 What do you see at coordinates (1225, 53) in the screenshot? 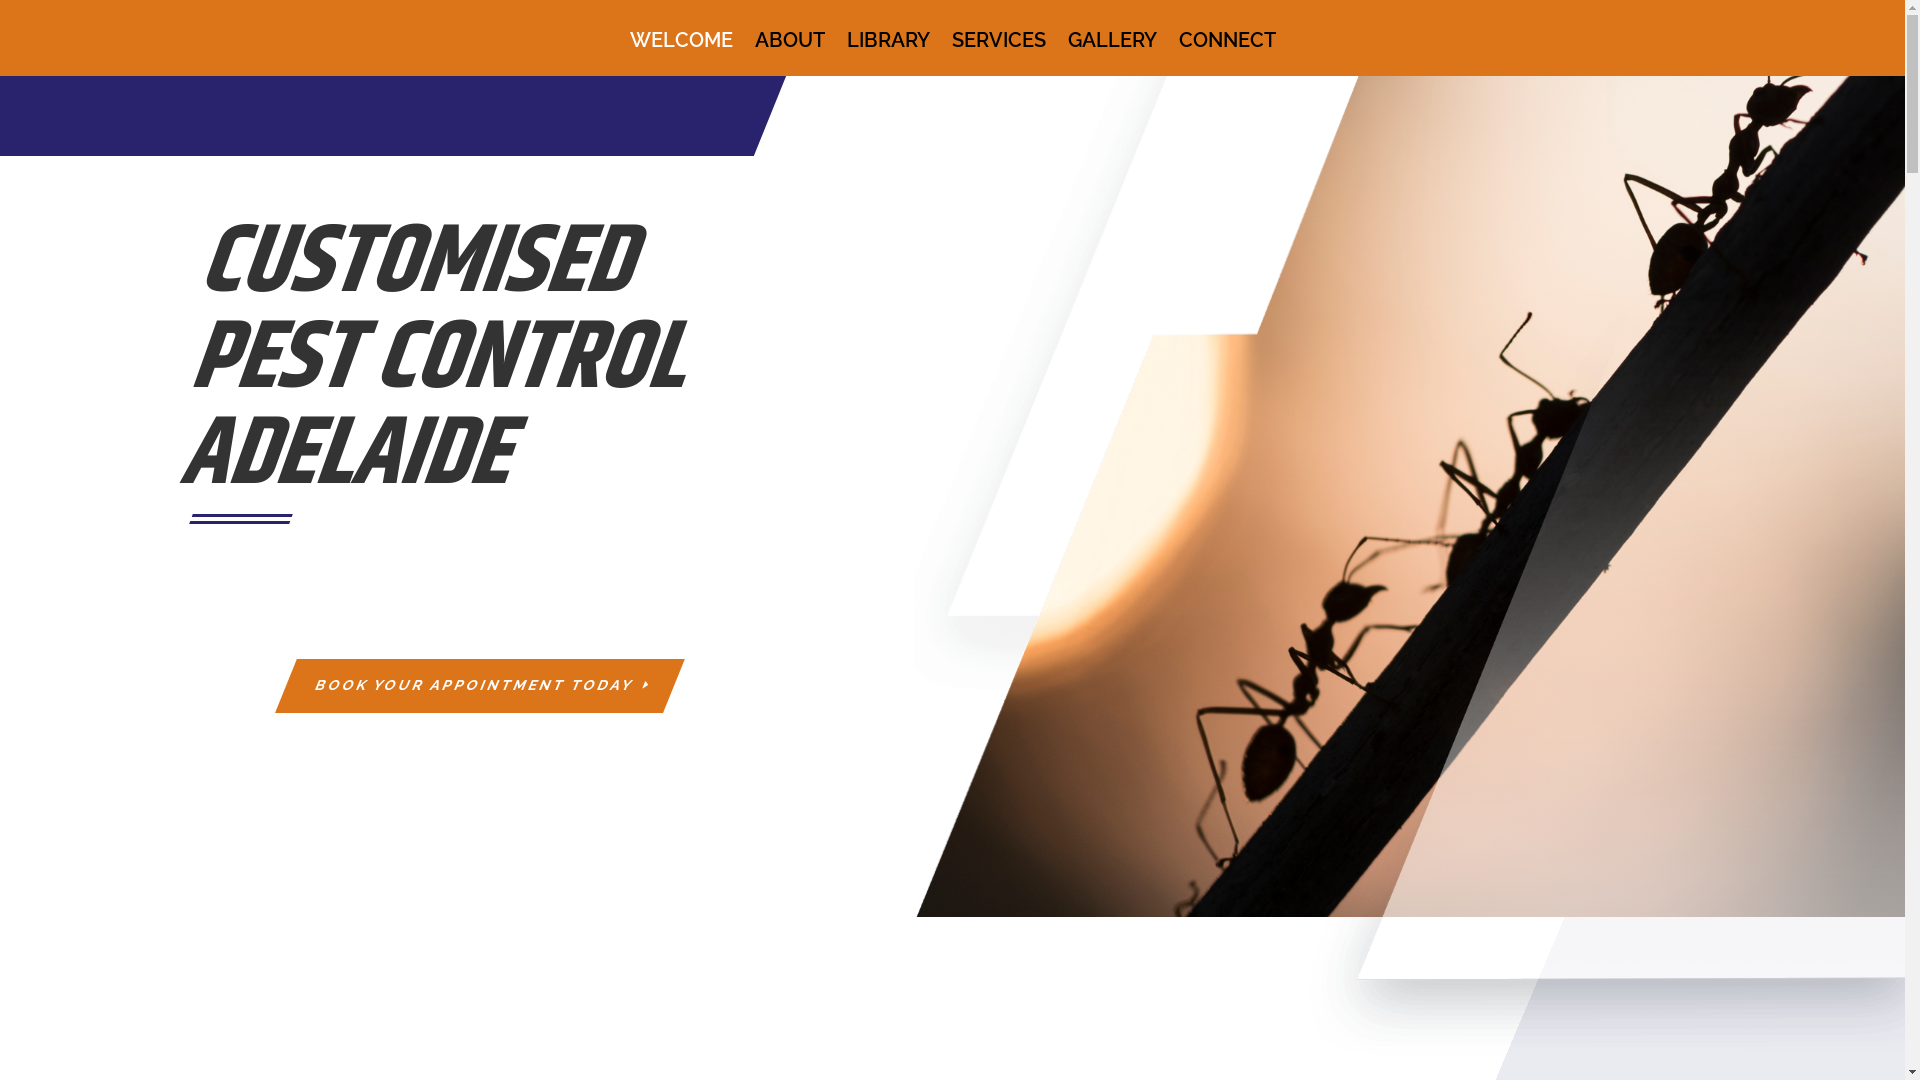
I see `'CONNECT'` at bounding box center [1225, 53].